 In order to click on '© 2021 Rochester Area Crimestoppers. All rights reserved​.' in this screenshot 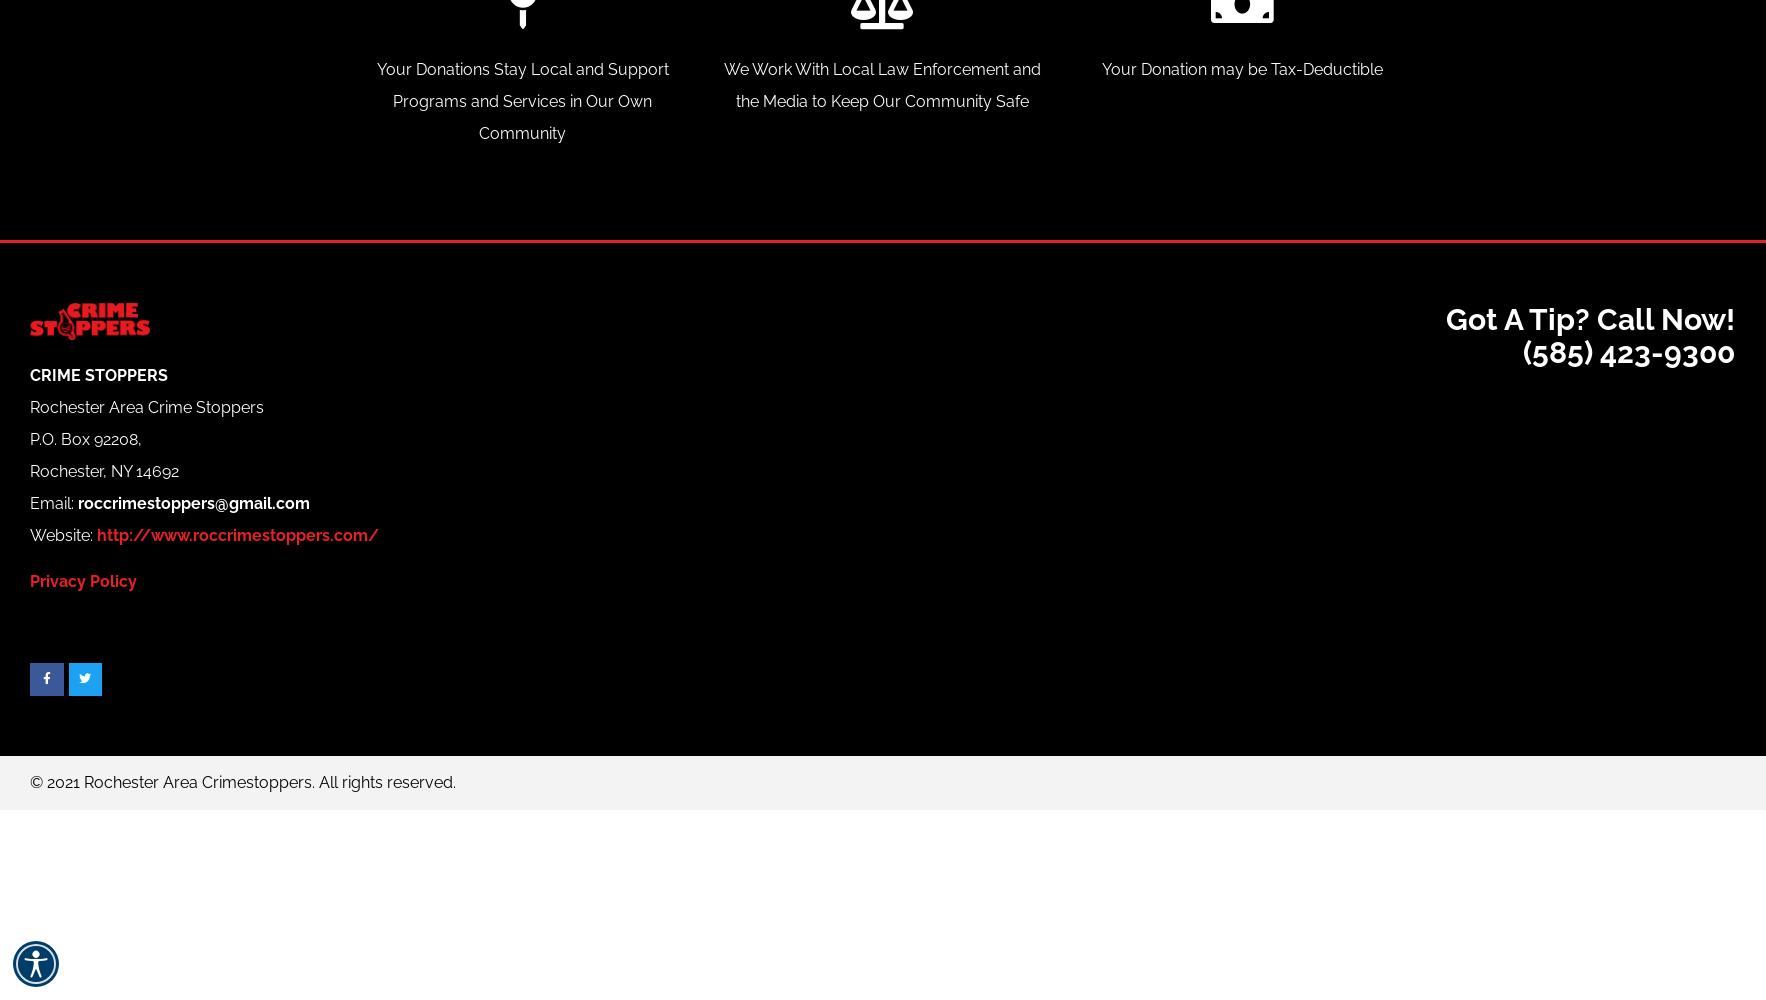, I will do `click(242, 782)`.